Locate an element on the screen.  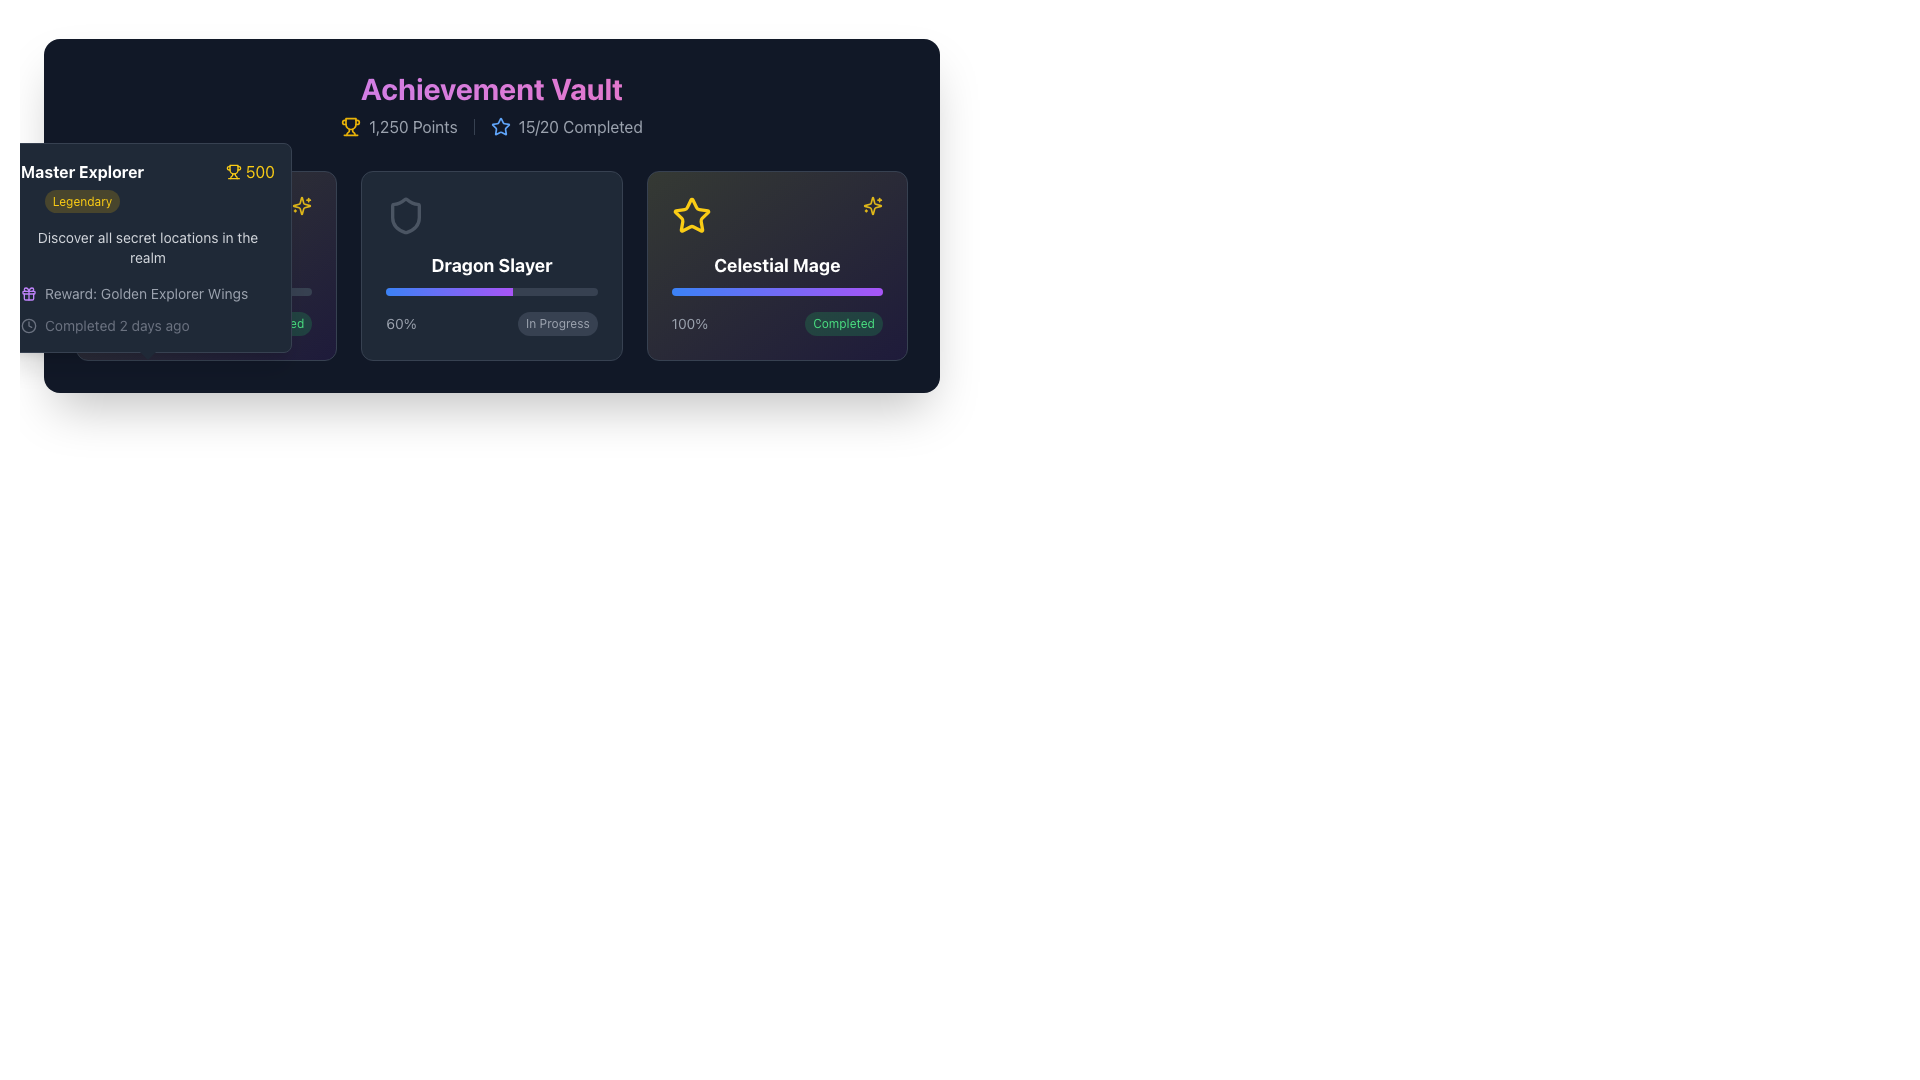
the Text Block that provides a concise description of the task or achievement objective related to the goal shown in the card, located under 'Master Explorer' and above 'Reward: Golden Explorer Wings' is located at coordinates (147, 246).